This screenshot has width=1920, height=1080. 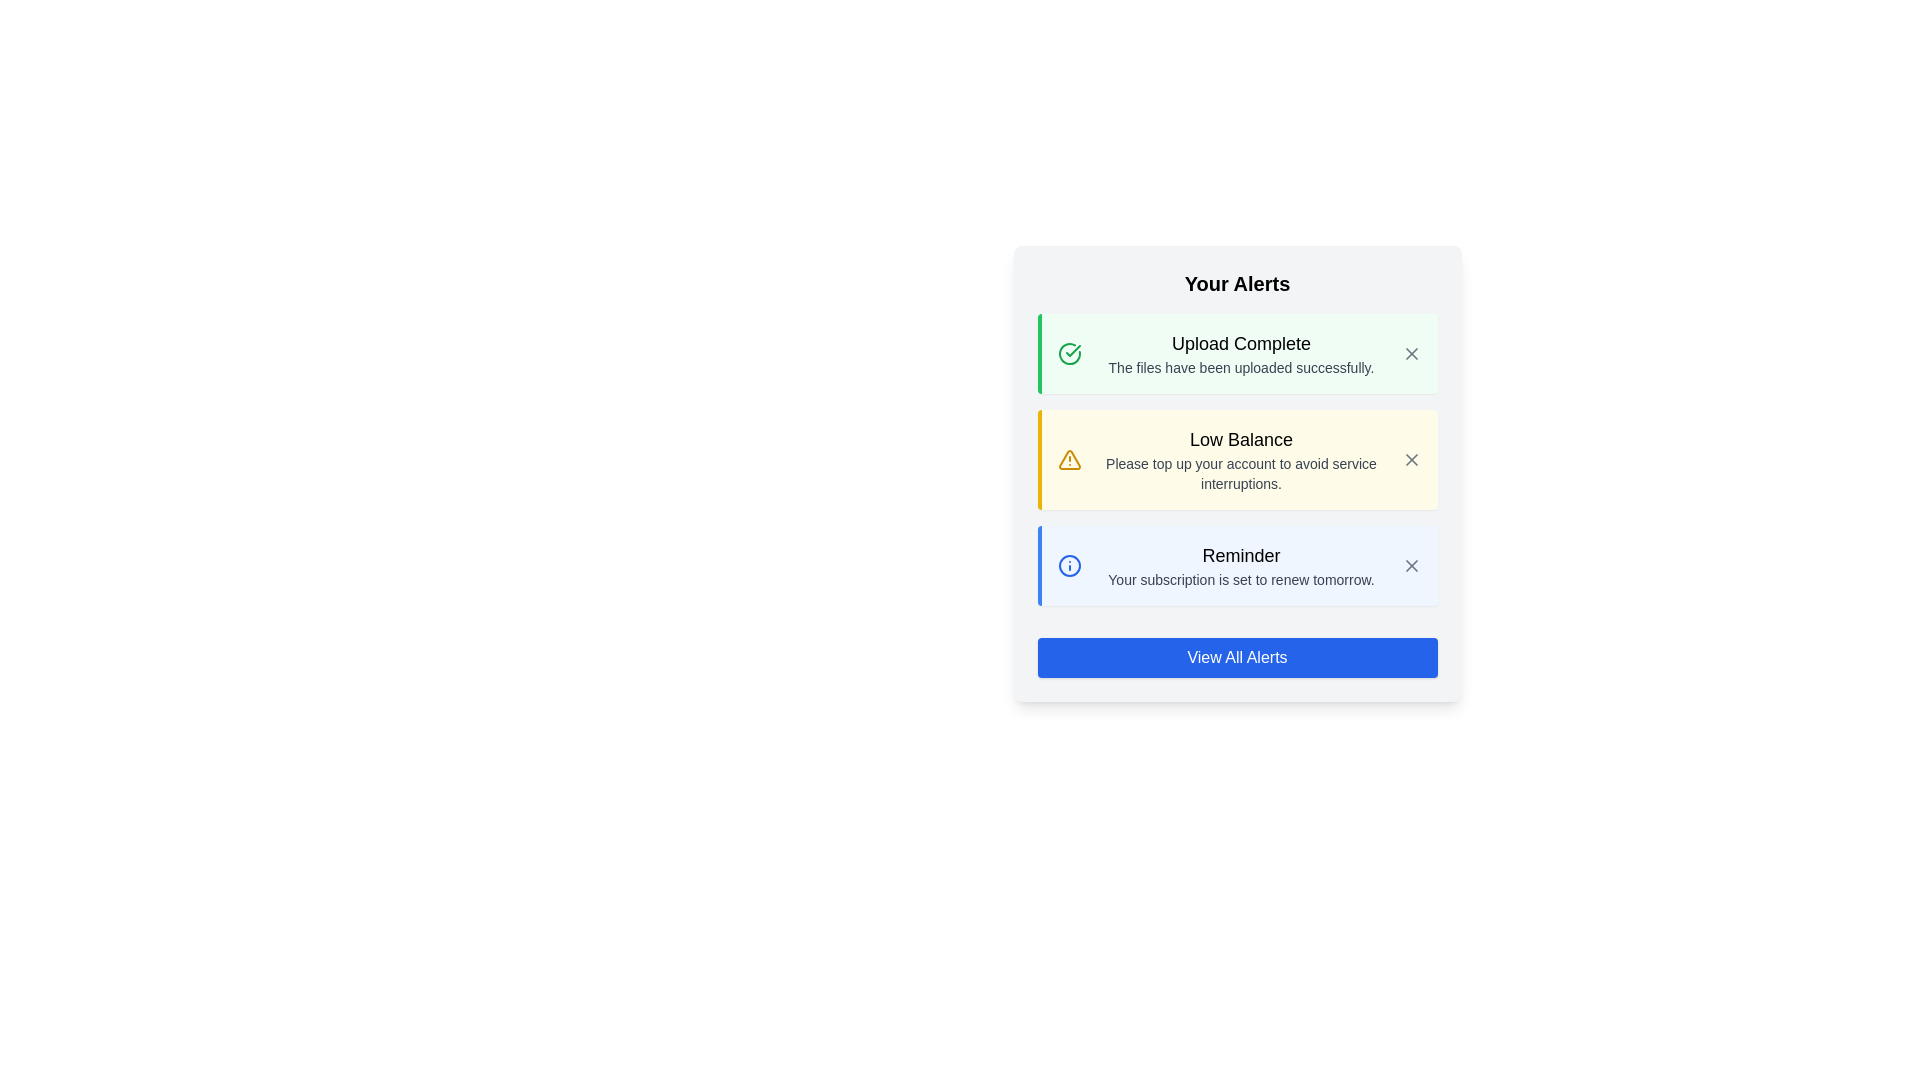 What do you see at coordinates (1240, 566) in the screenshot?
I see `the text block that includes the heading 'Reminder' and the subtext 'Your subscription is set to renew tomorrow.' to potentially reveal tooltips` at bounding box center [1240, 566].